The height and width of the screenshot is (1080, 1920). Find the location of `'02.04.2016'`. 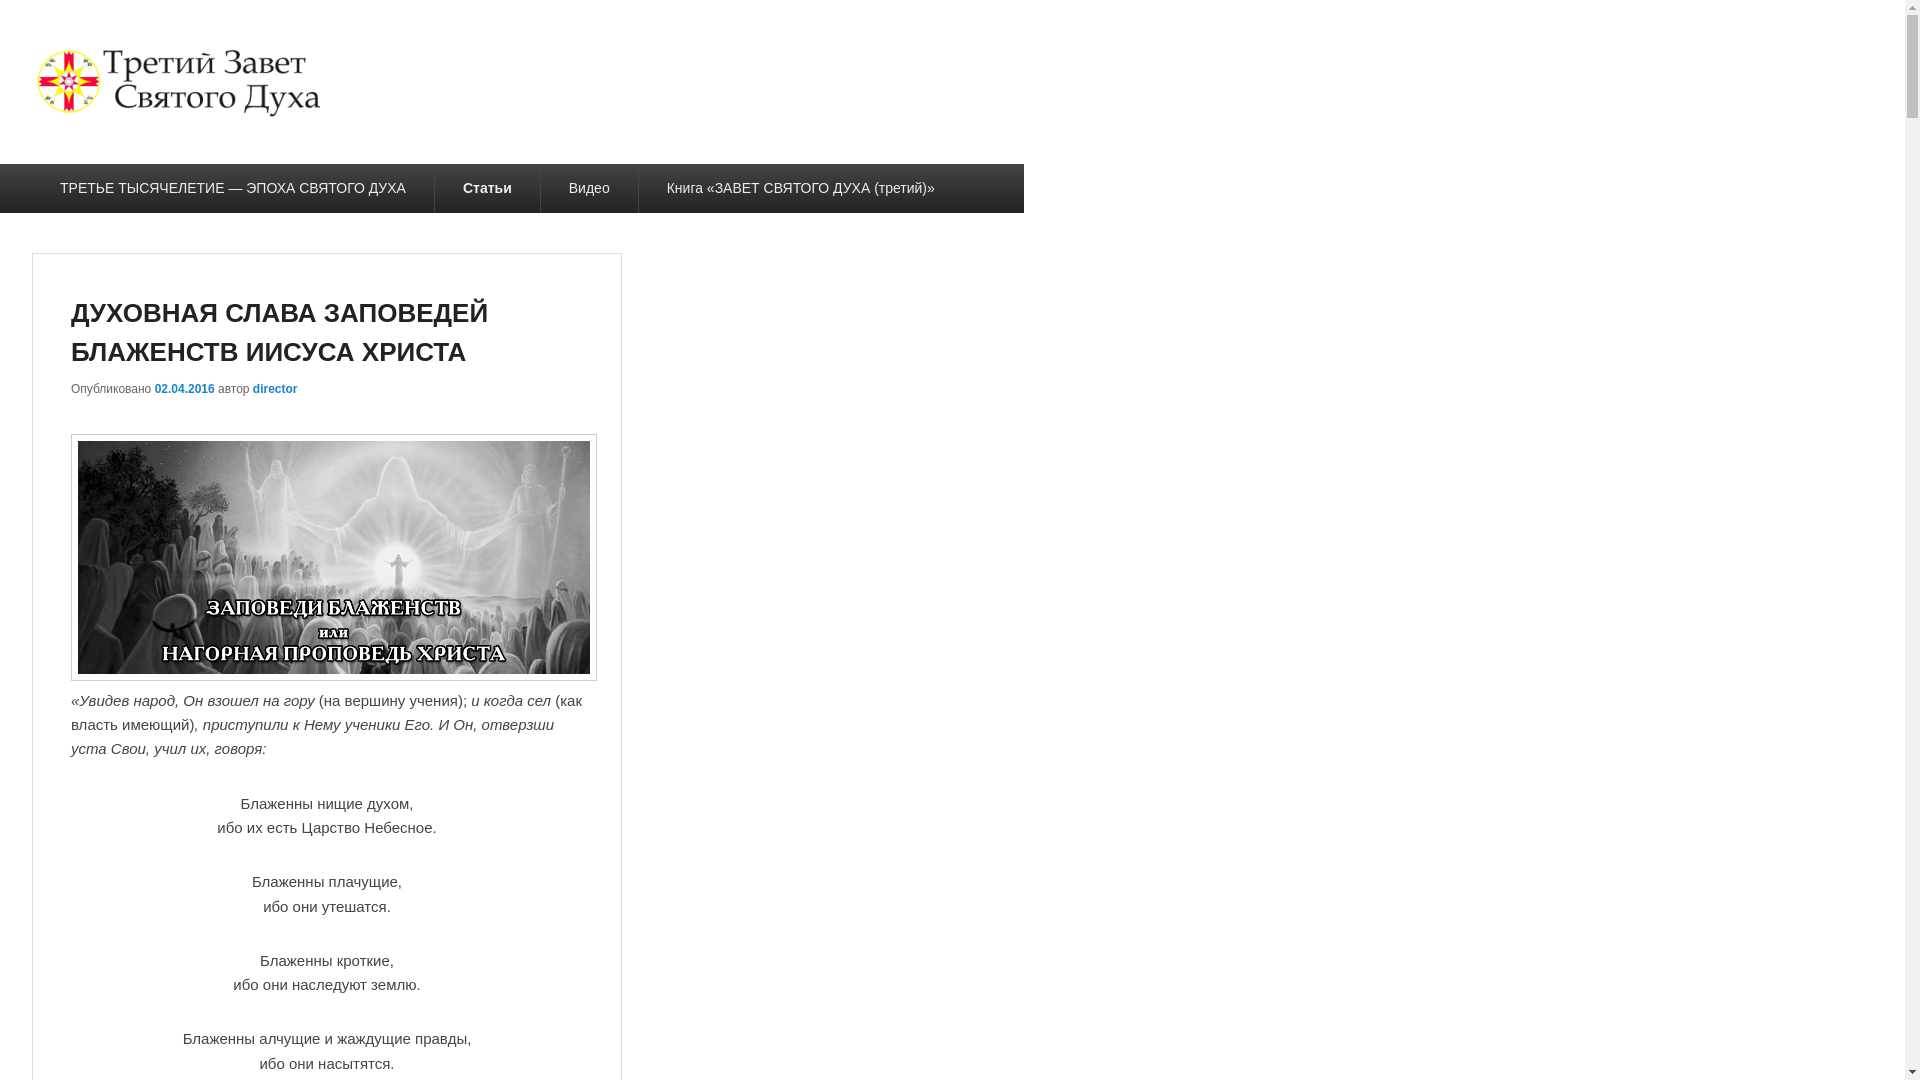

'02.04.2016' is located at coordinates (185, 389).